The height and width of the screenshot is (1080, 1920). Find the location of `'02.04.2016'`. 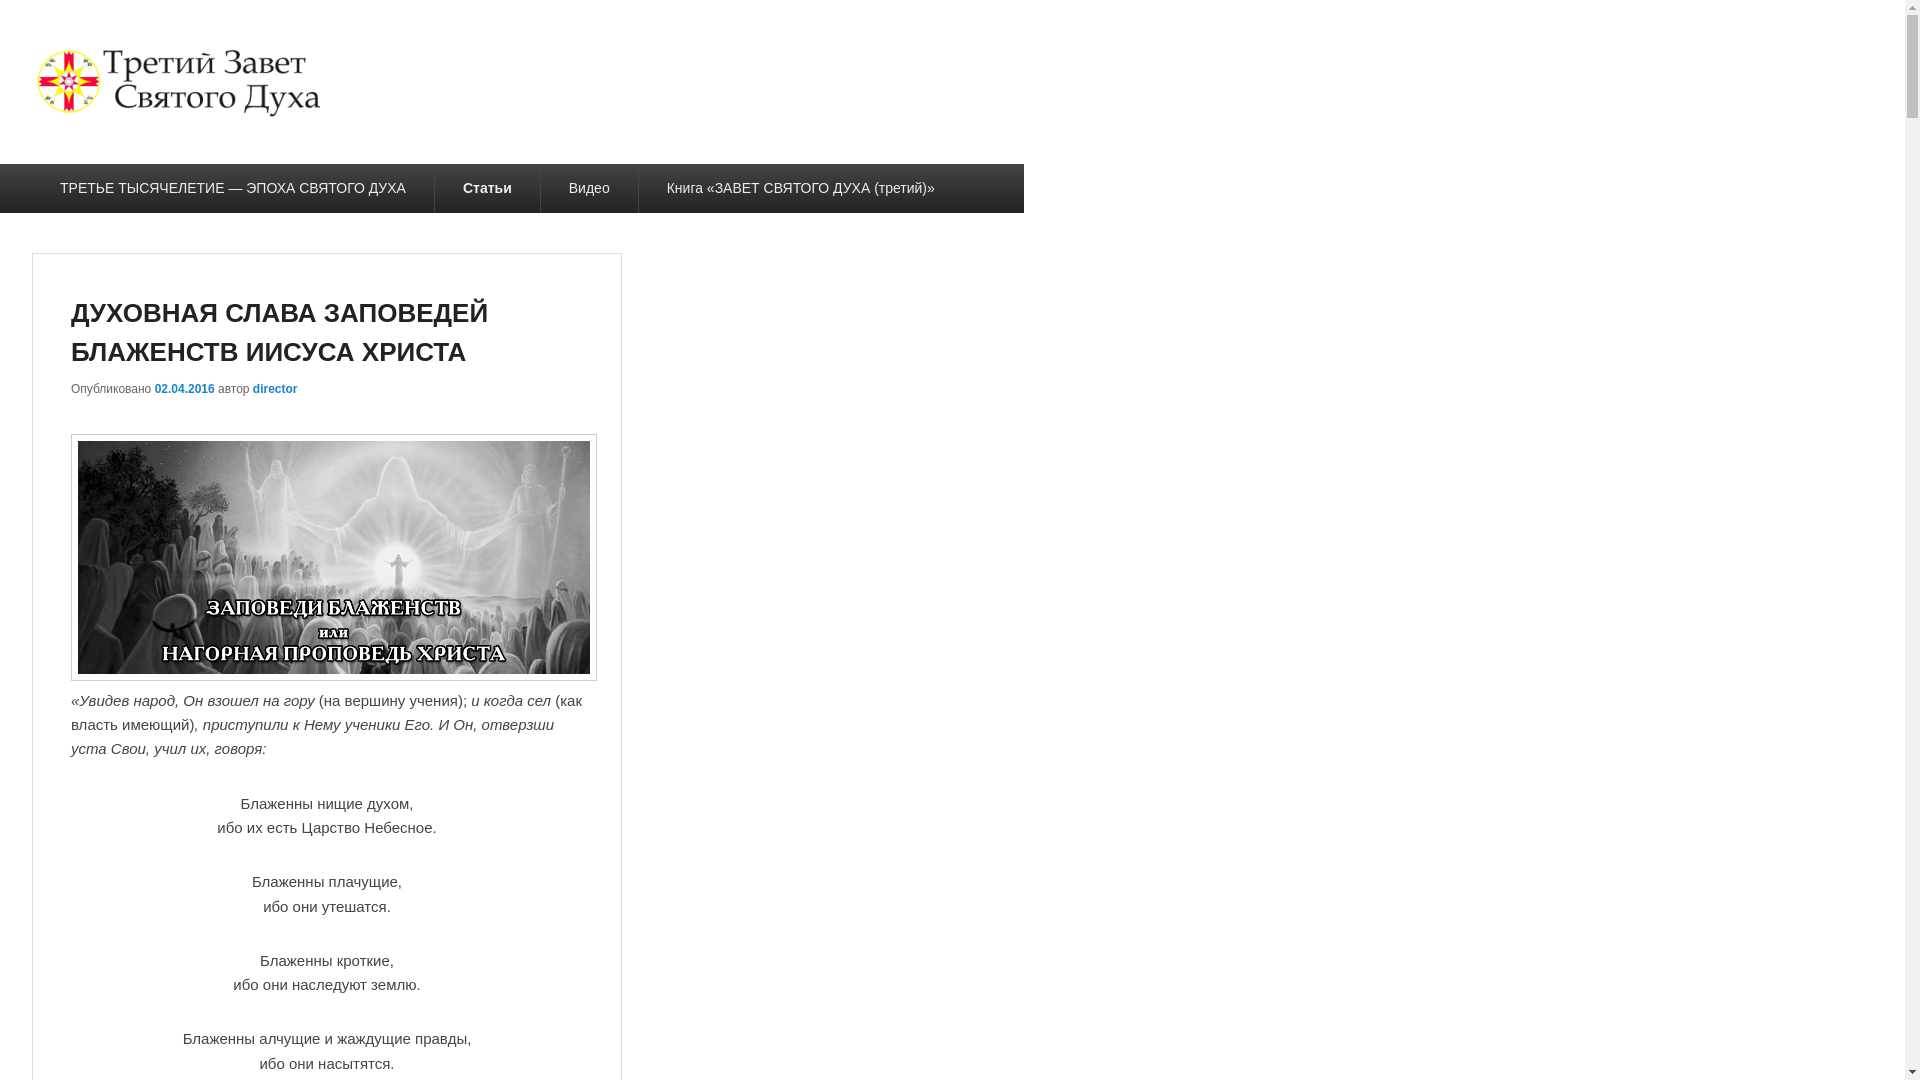

'02.04.2016' is located at coordinates (185, 389).